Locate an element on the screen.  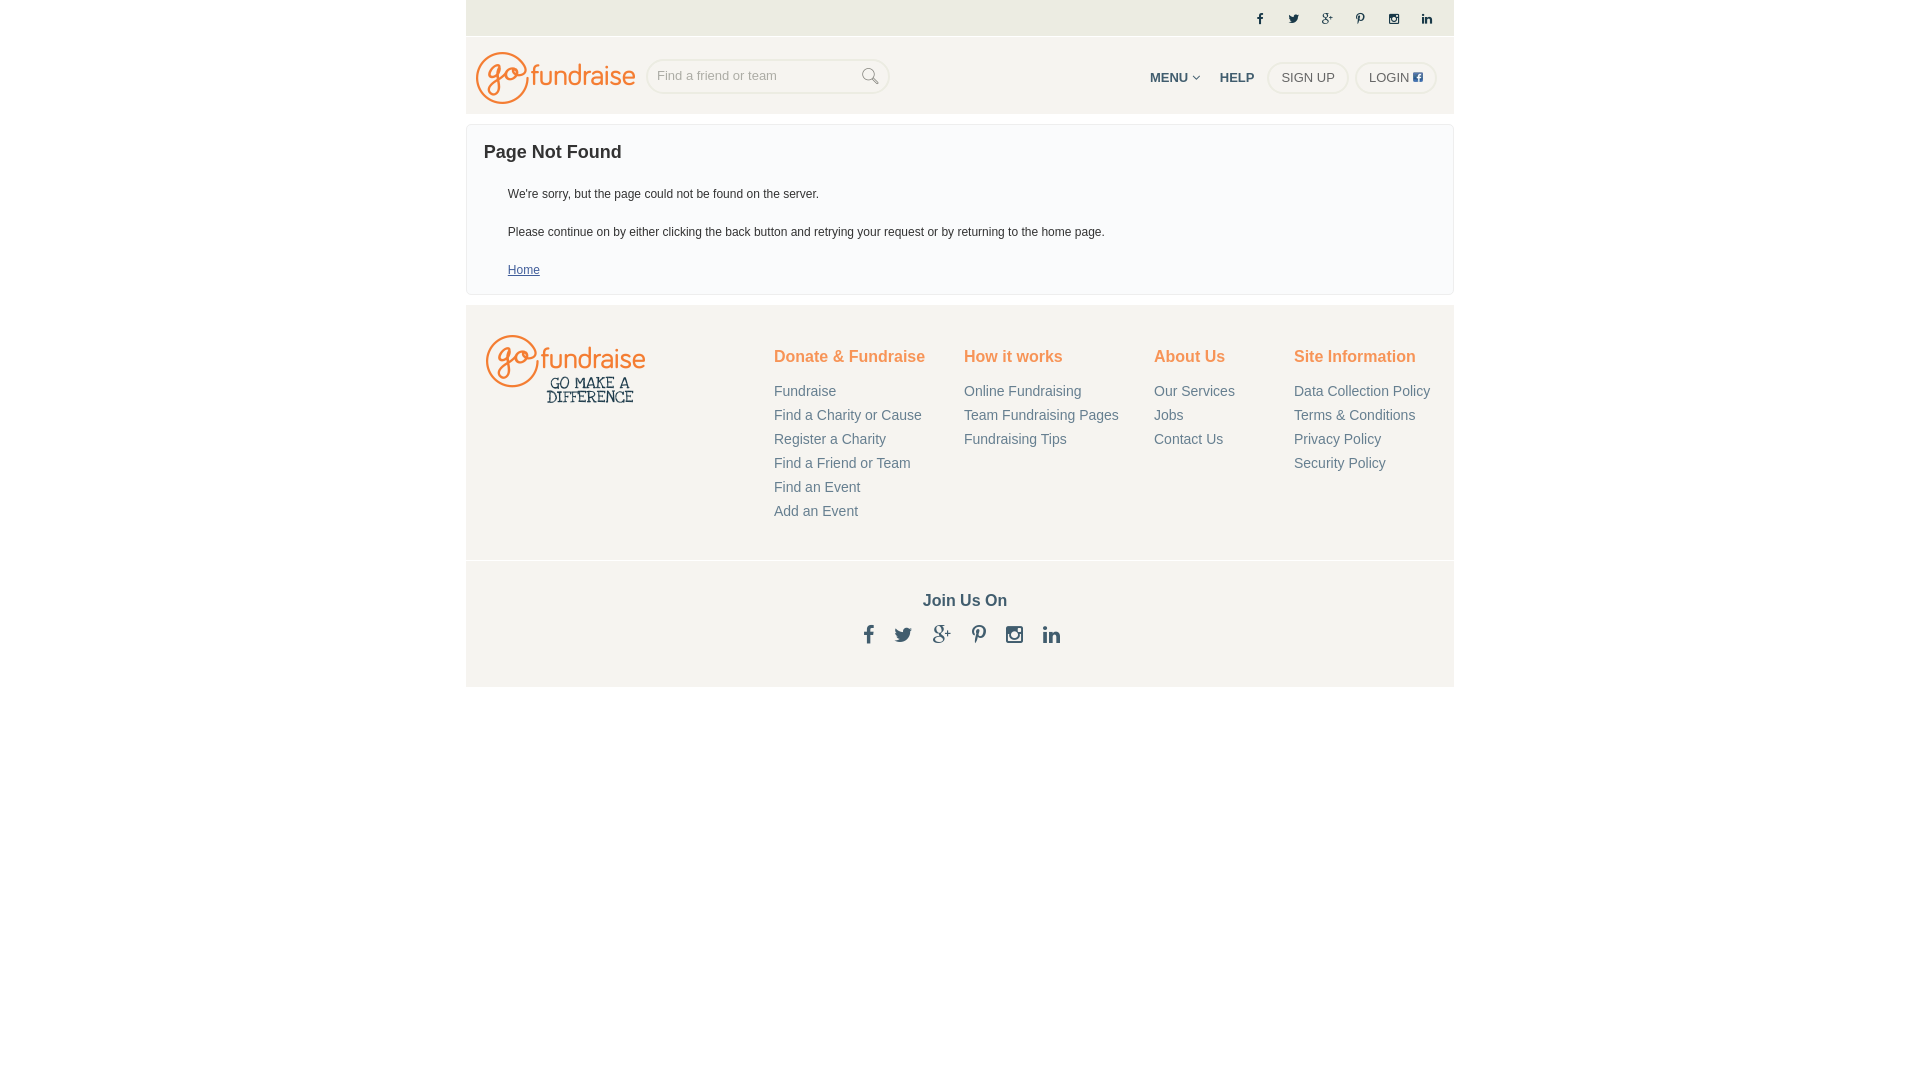
'Add an Event' is located at coordinates (854, 509).